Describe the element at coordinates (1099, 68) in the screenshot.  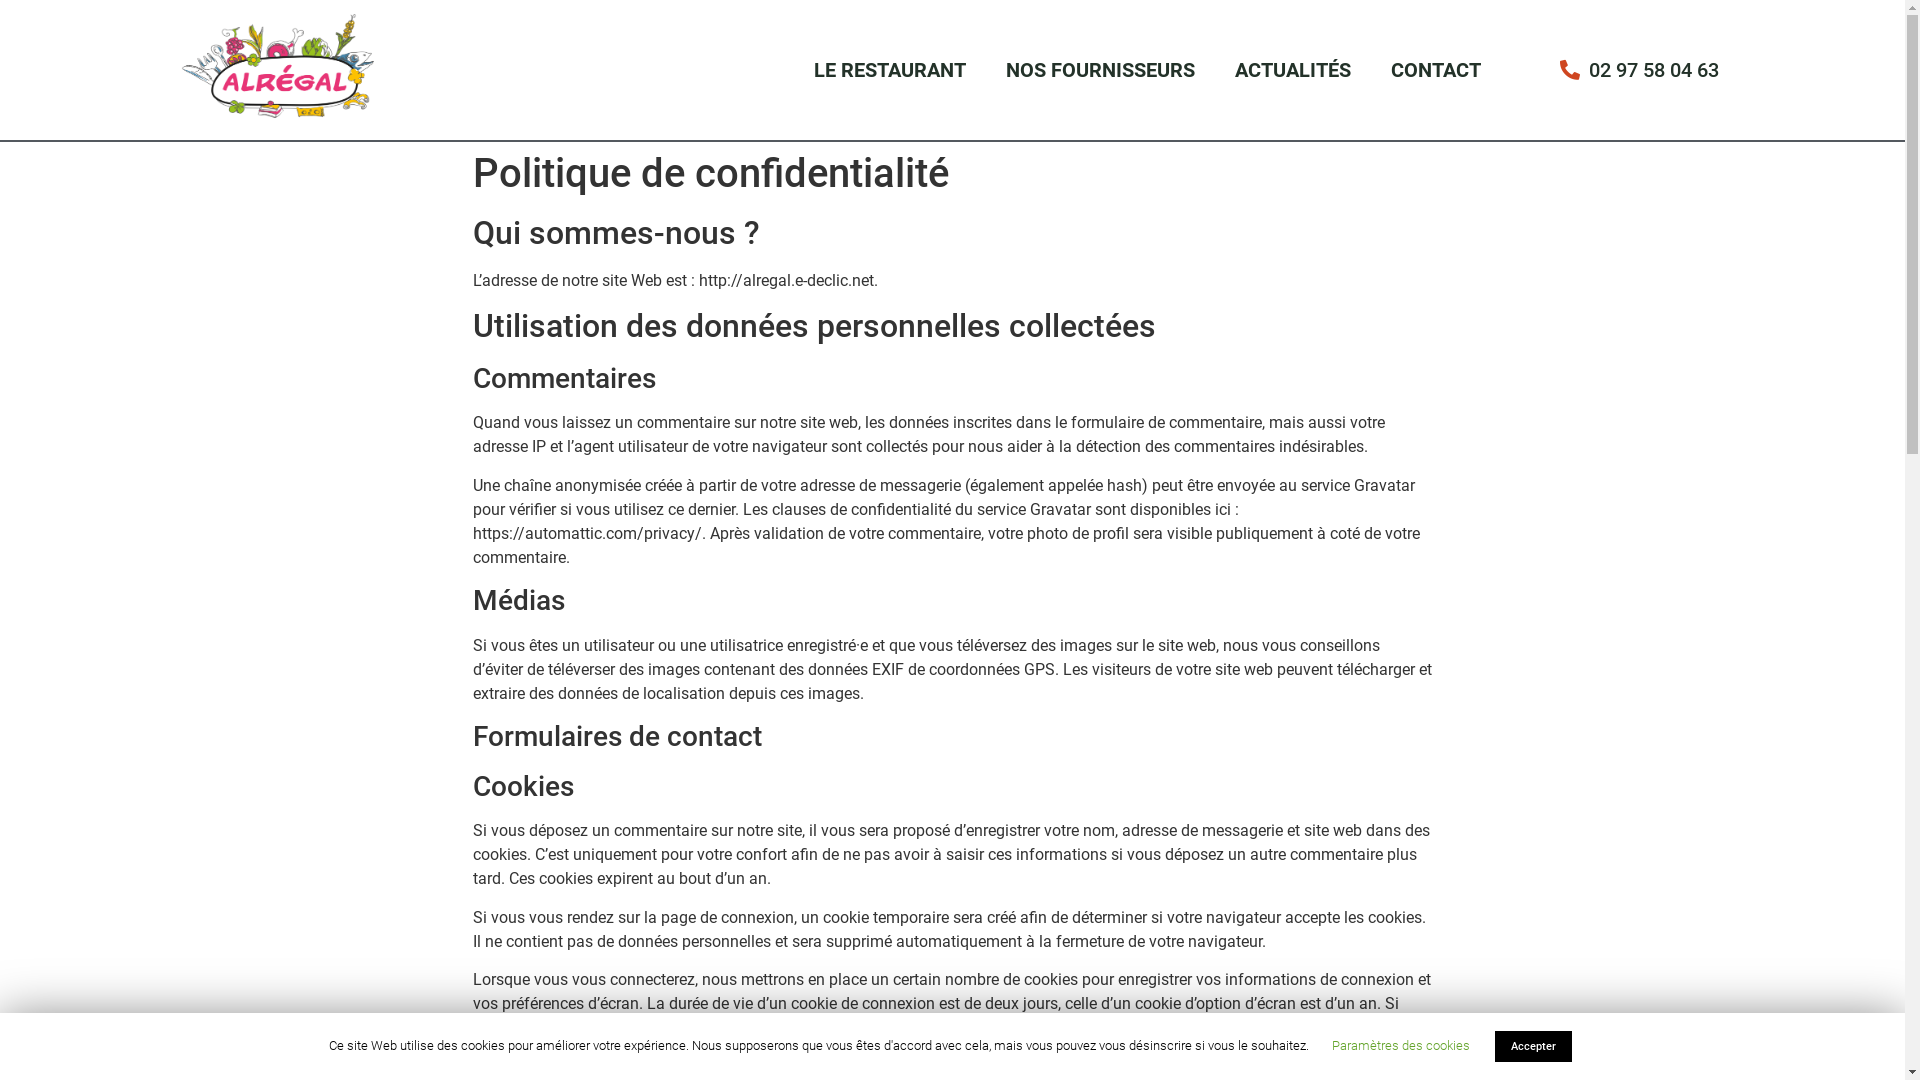
I see `'NOS FOURNISSEURS'` at that location.